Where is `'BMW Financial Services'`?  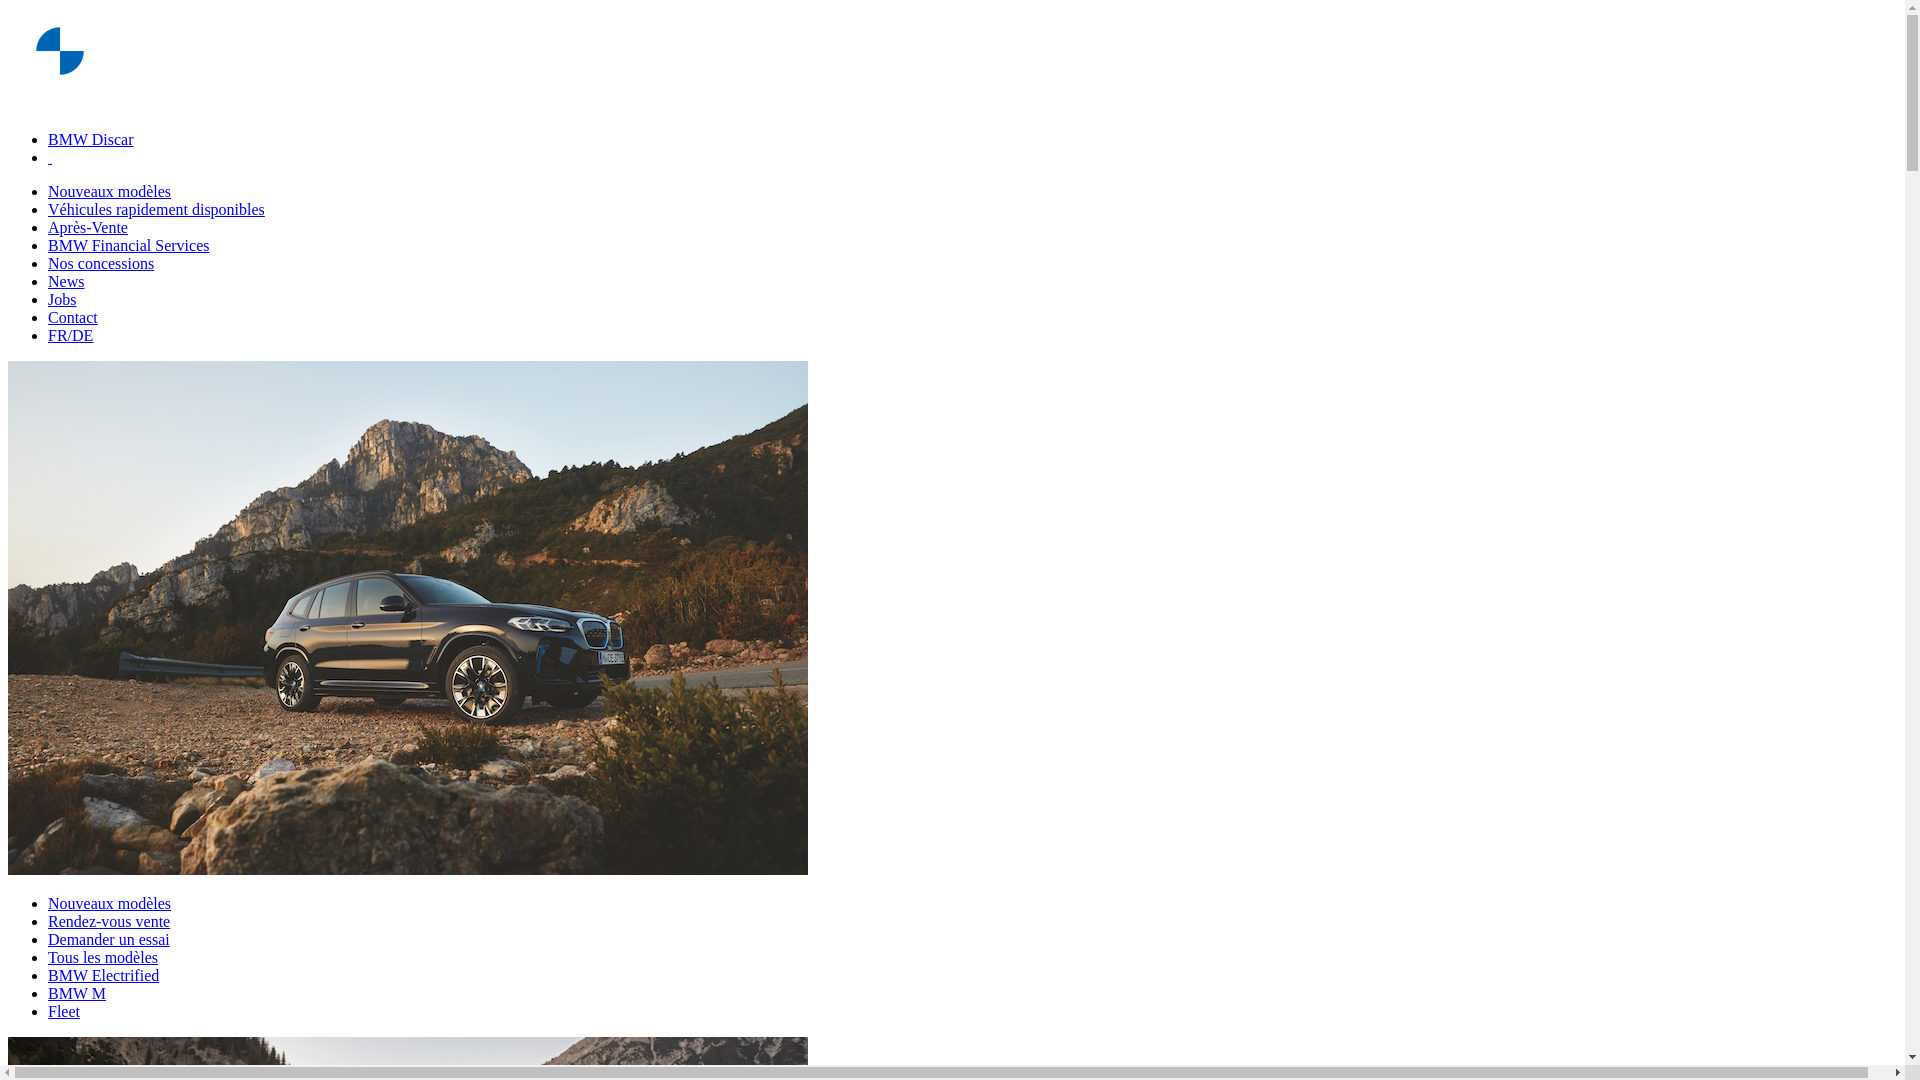
'BMW Financial Services' is located at coordinates (127, 244).